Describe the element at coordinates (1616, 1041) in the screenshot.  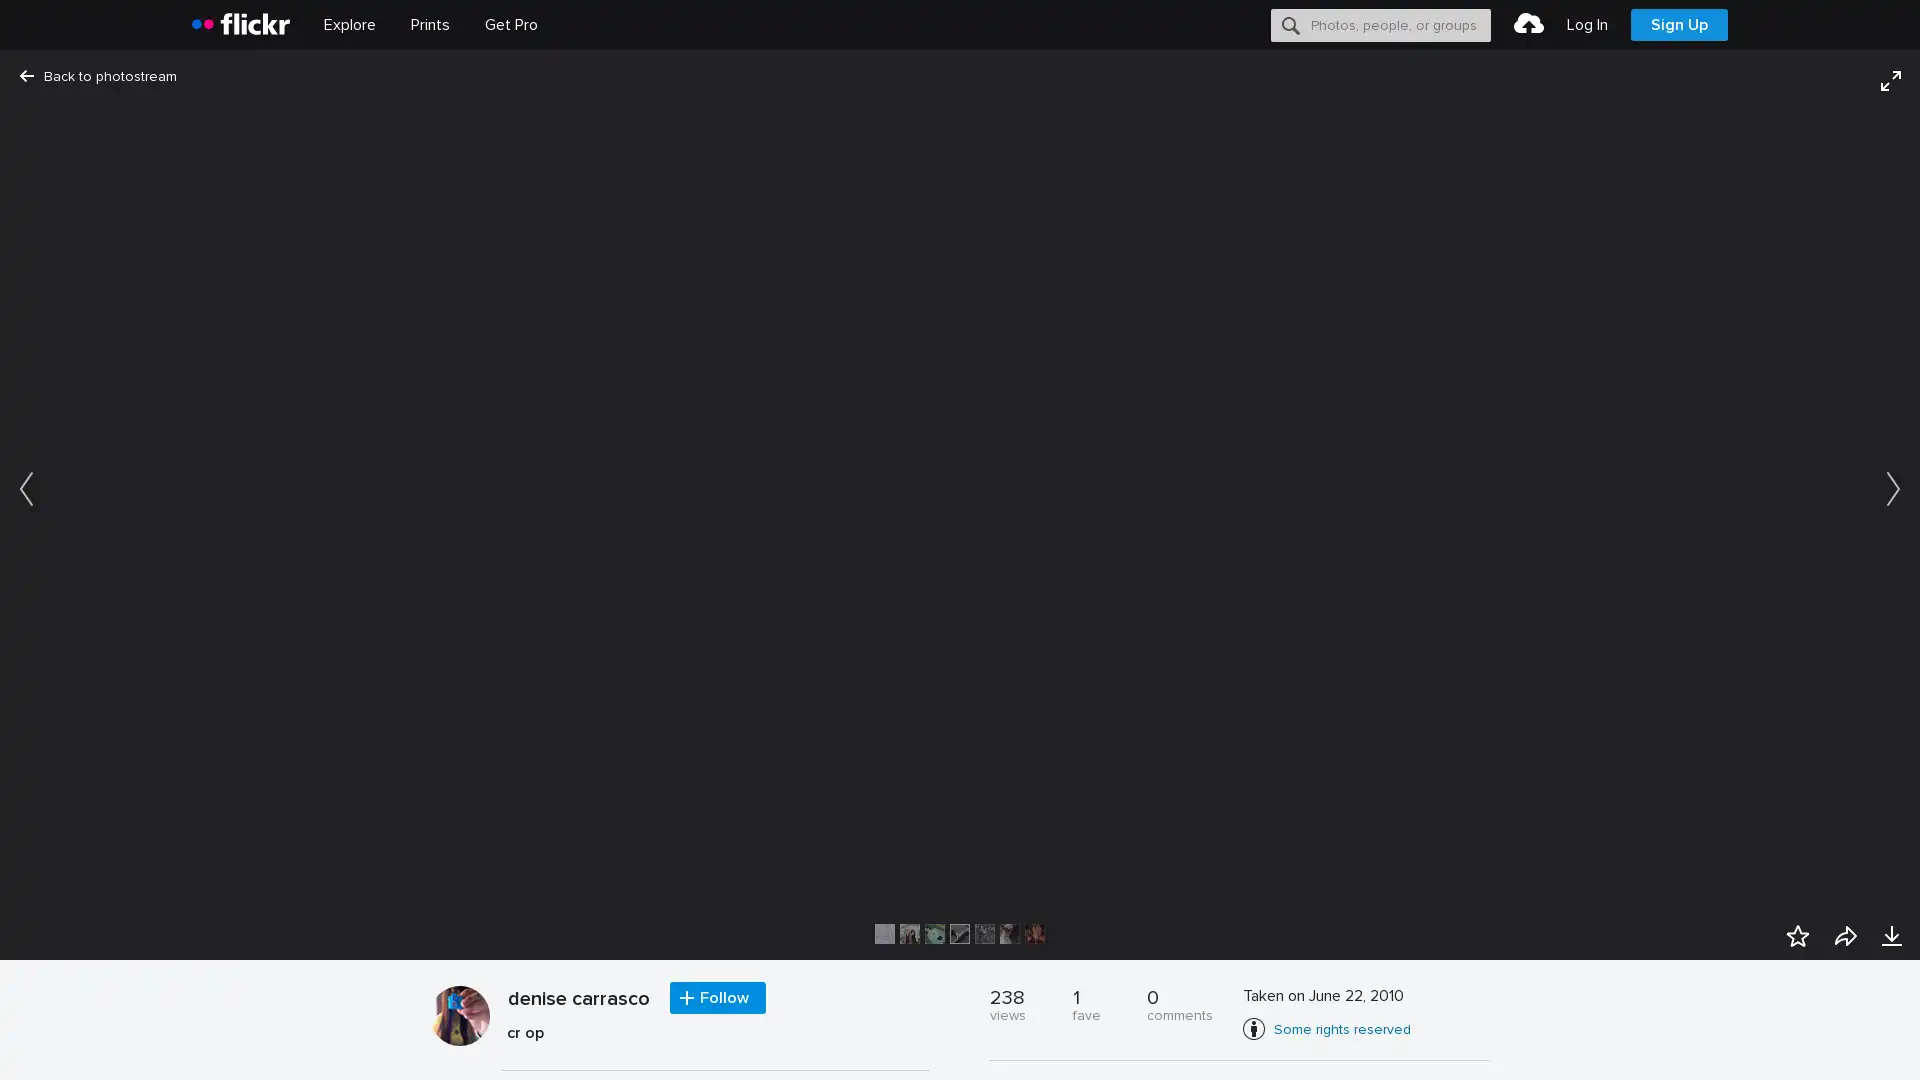
I see `Opt-out` at that location.